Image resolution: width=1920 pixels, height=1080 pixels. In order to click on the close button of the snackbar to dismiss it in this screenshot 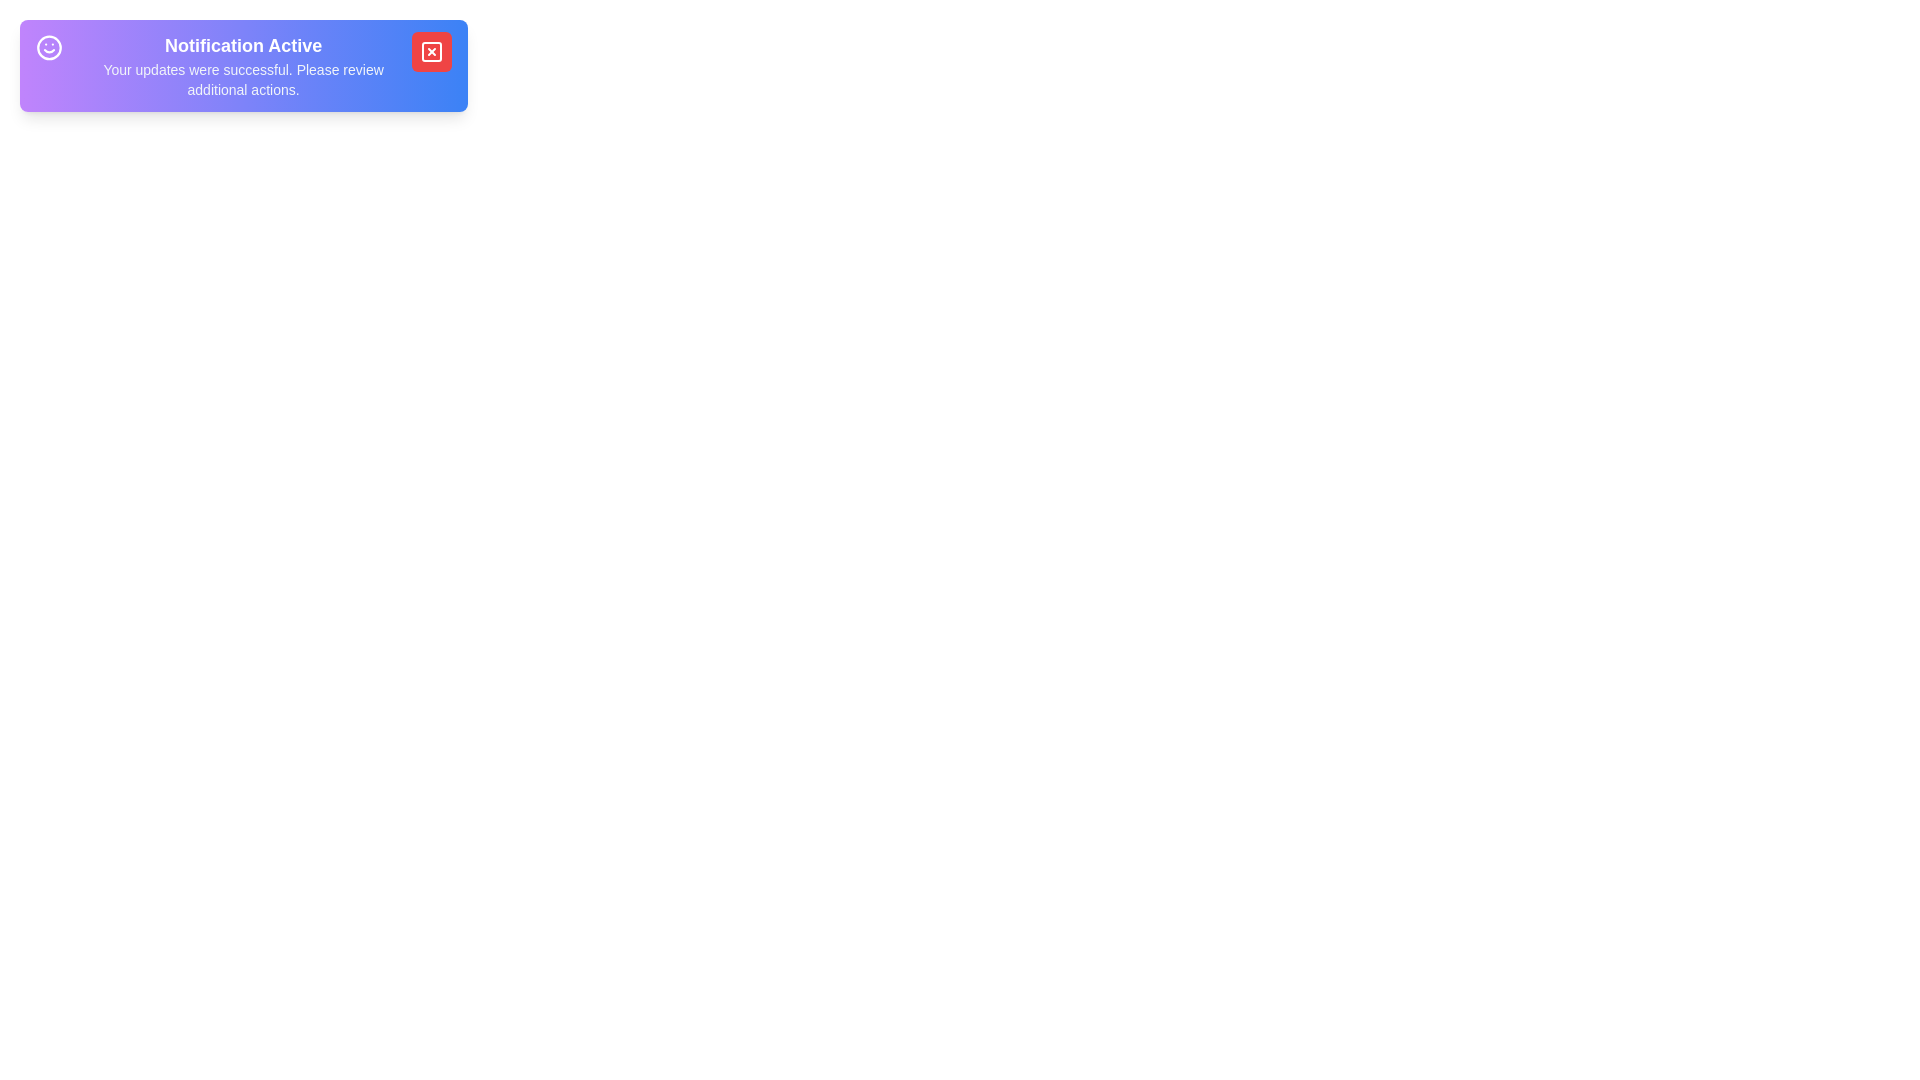, I will do `click(431, 50)`.